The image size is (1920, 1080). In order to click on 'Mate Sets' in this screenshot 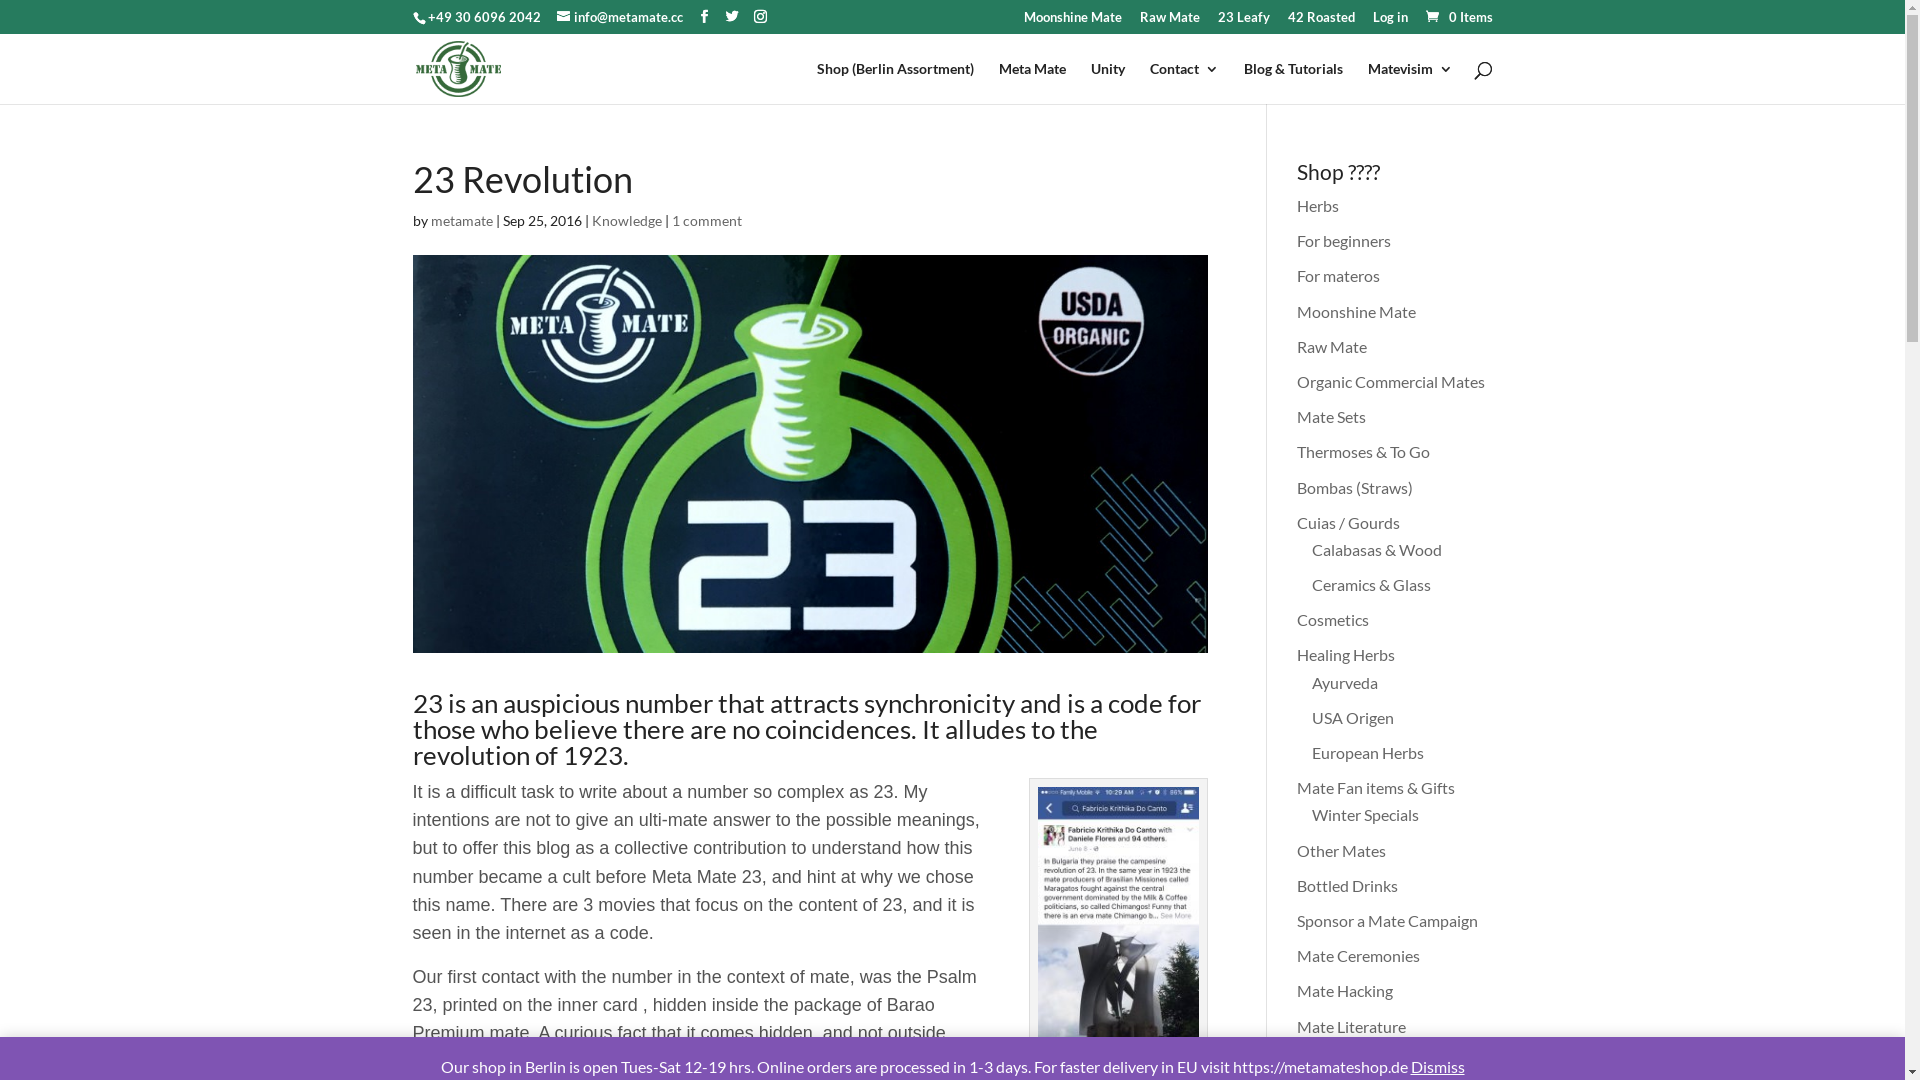, I will do `click(1296, 415)`.